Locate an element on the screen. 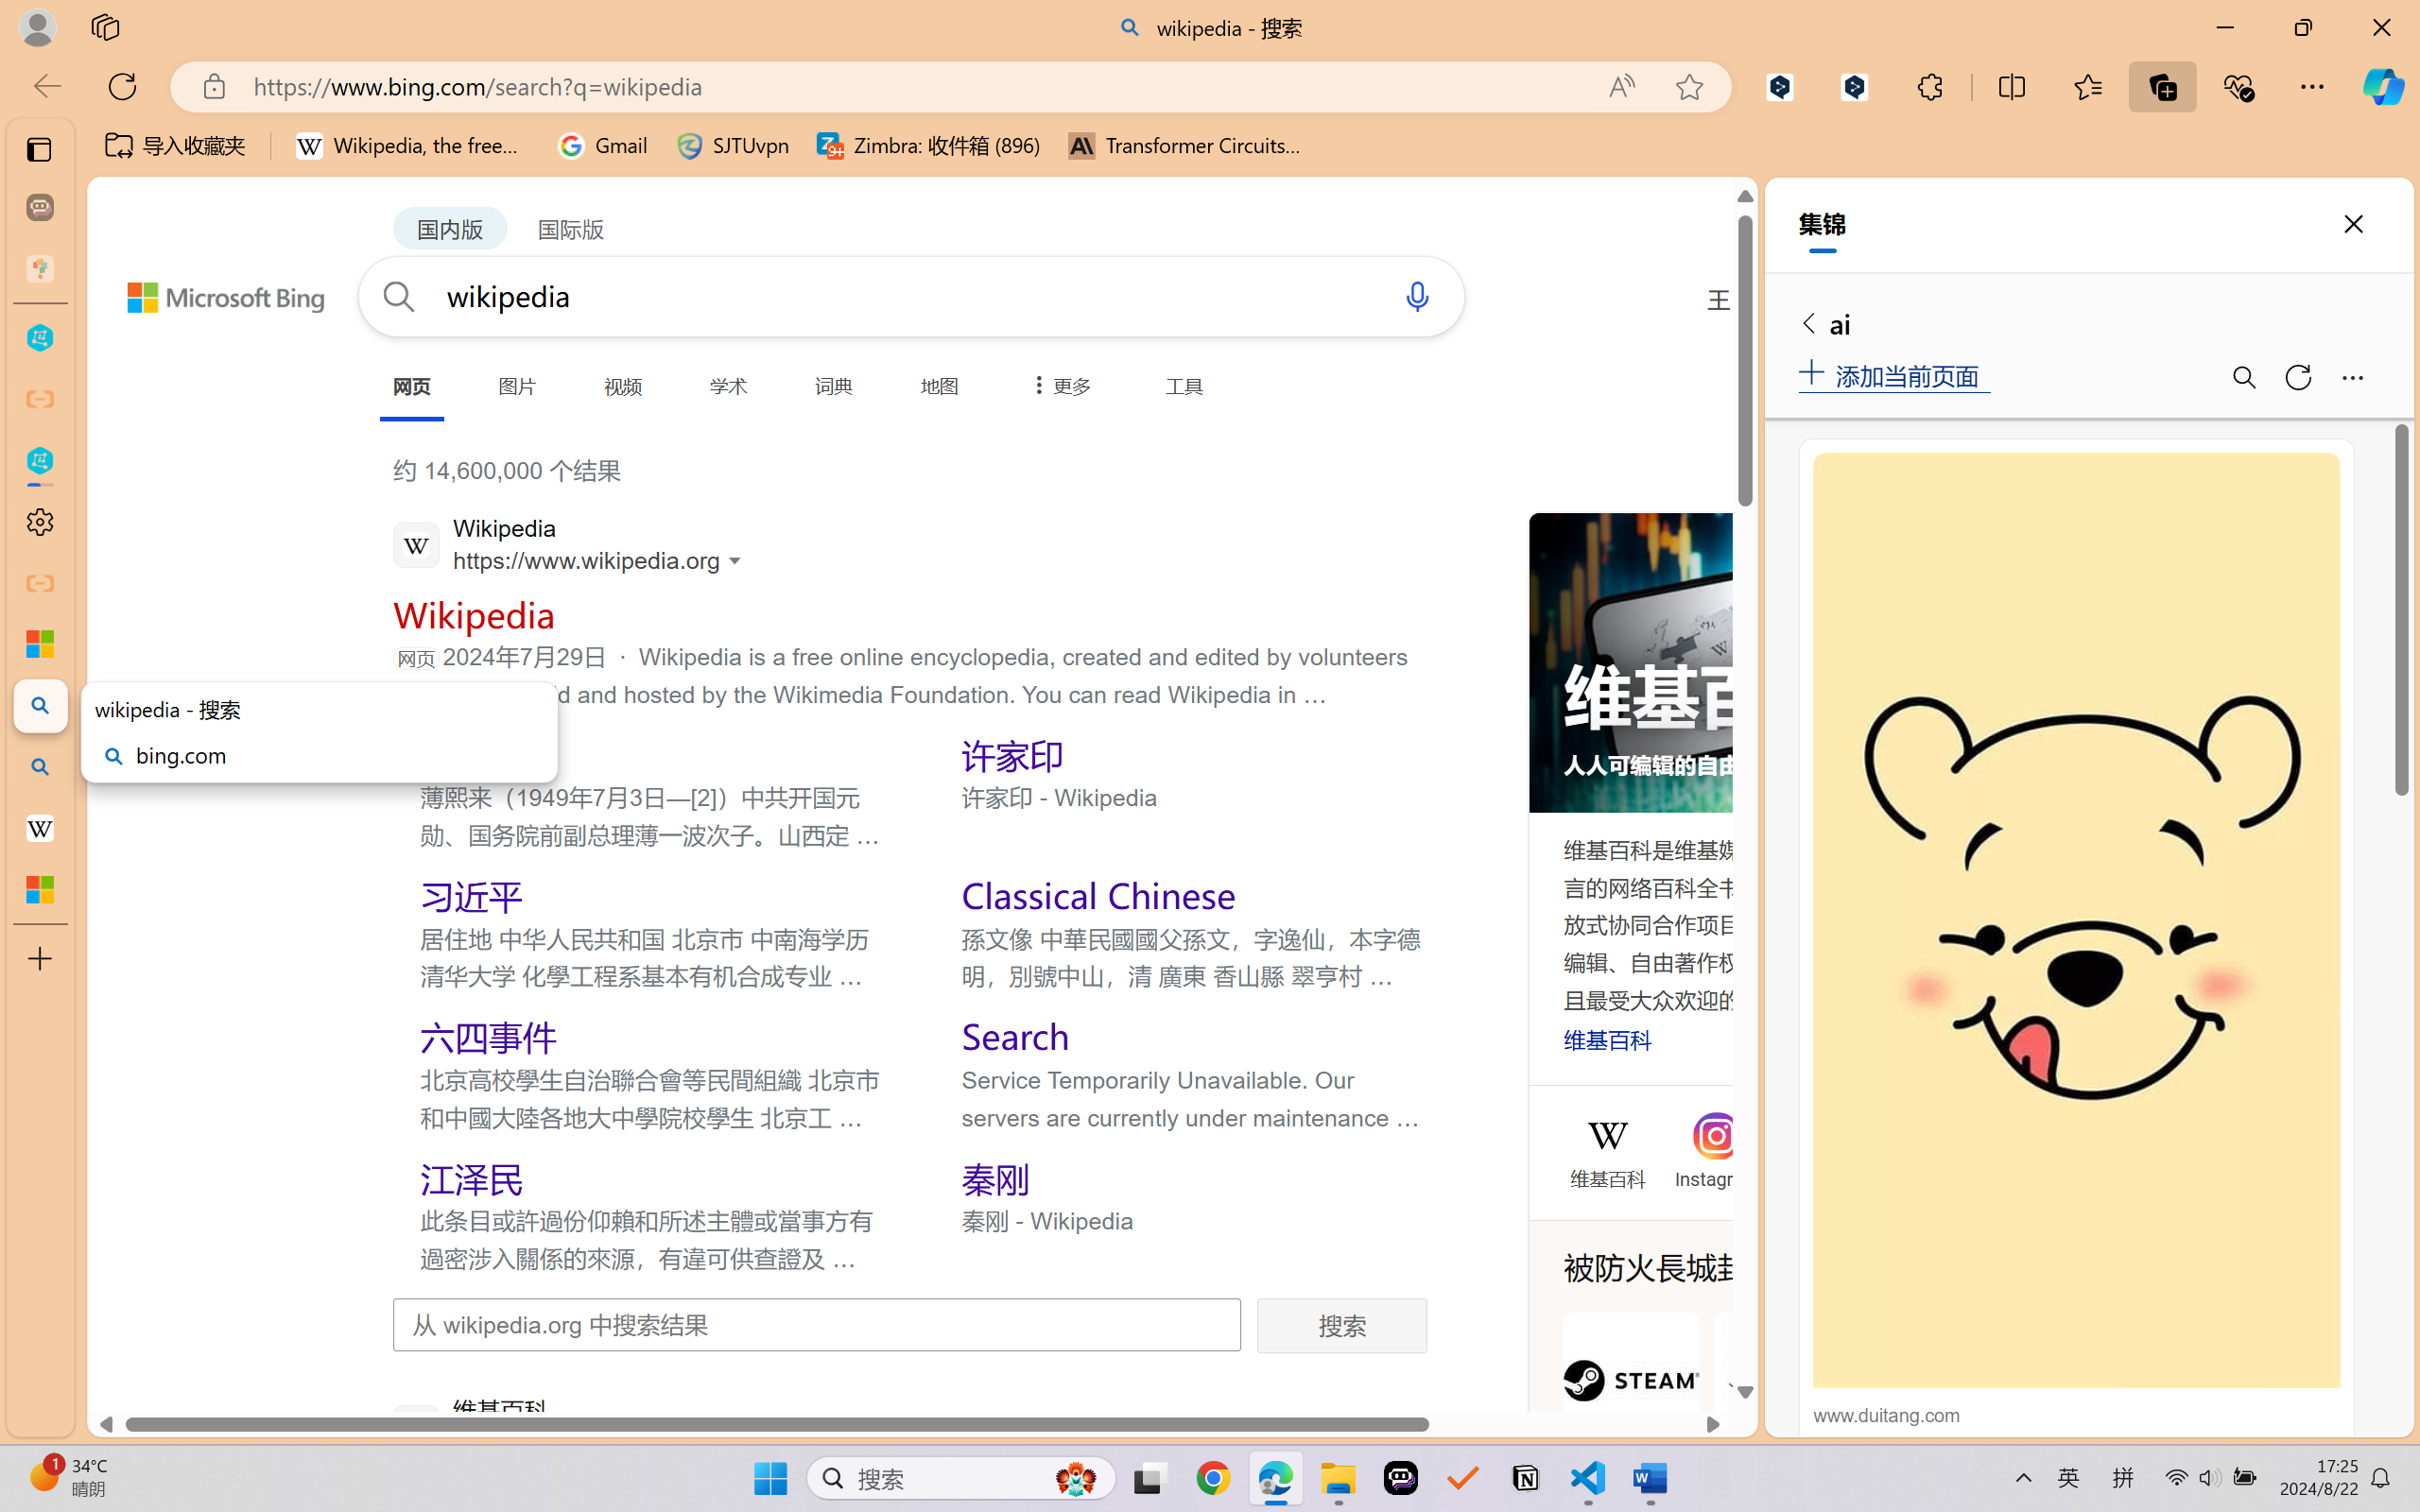  'Wikipedia, the free encyclopedia' is located at coordinates (411, 145).